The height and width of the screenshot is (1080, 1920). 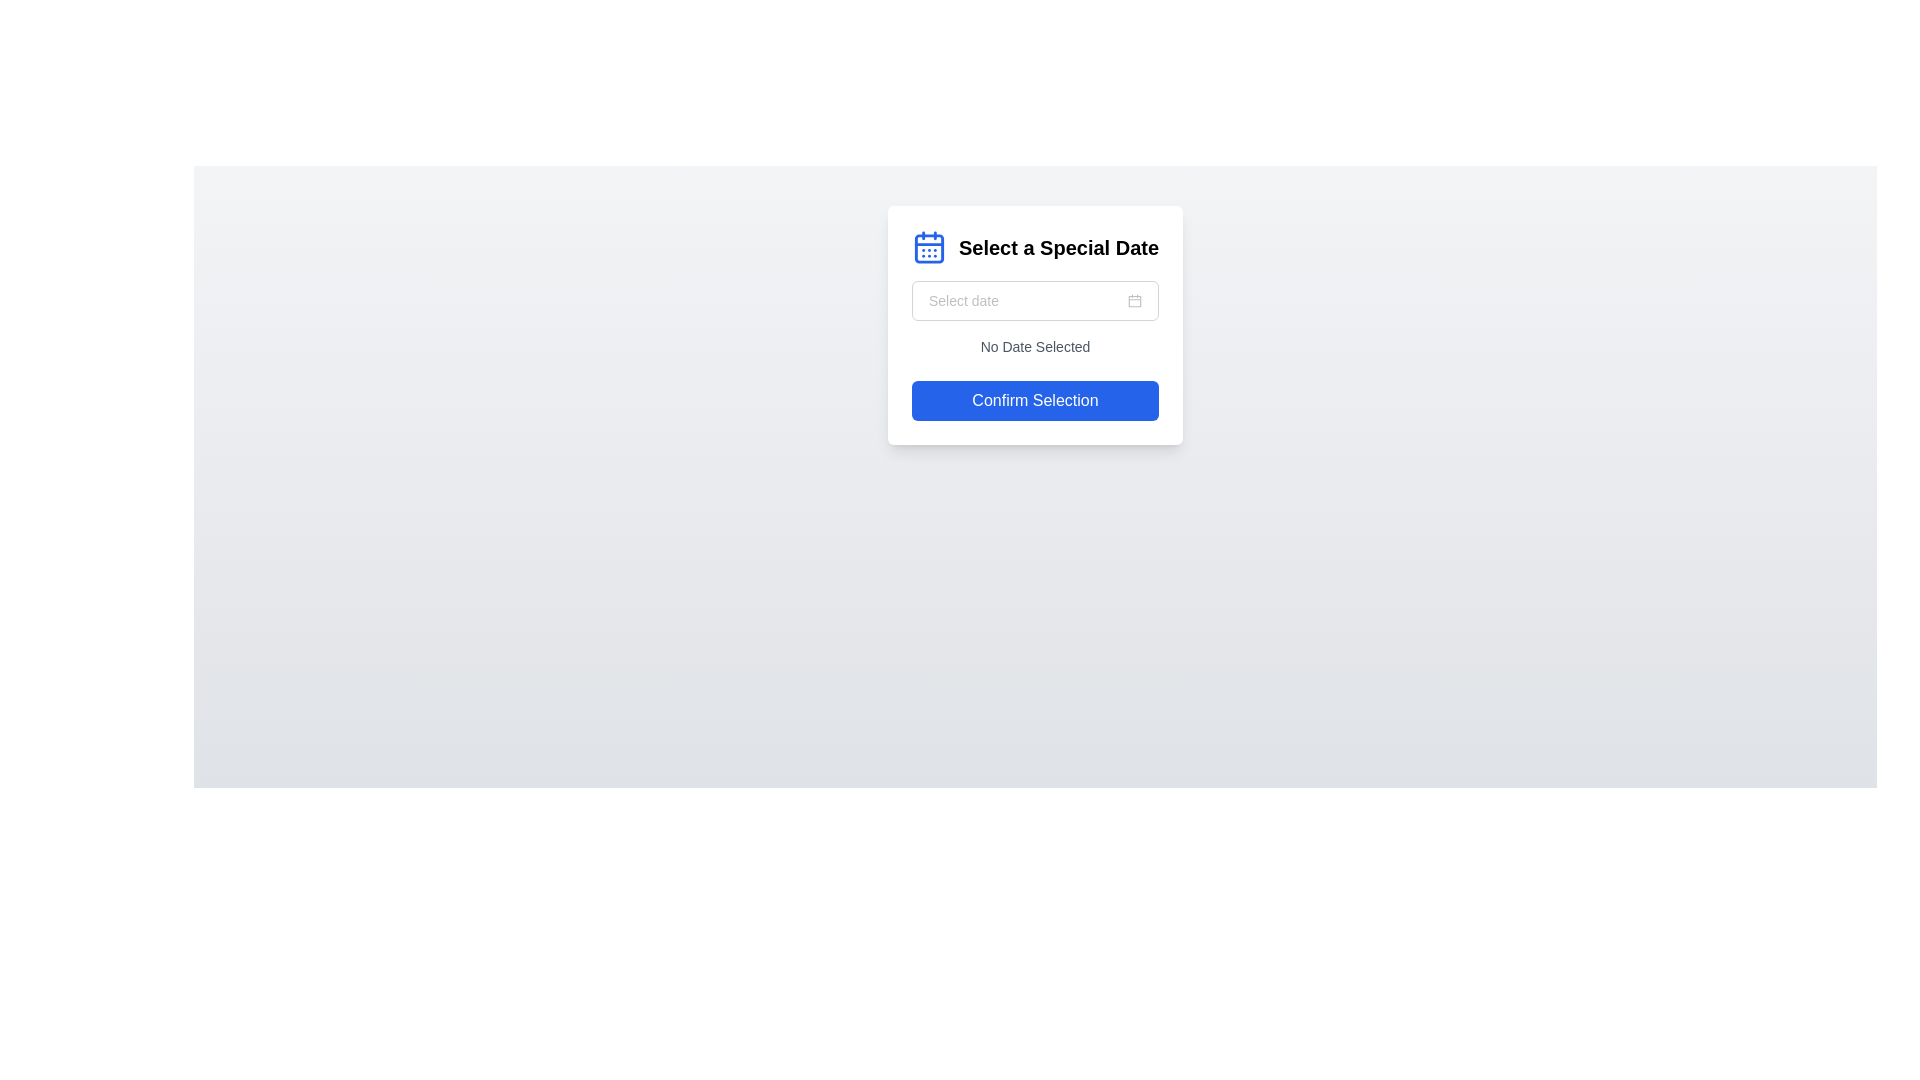 I want to click on the bold, large-sized text element that reads 'Select a Special Date', which is positioned to the right of the calendar icon, so click(x=1058, y=246).